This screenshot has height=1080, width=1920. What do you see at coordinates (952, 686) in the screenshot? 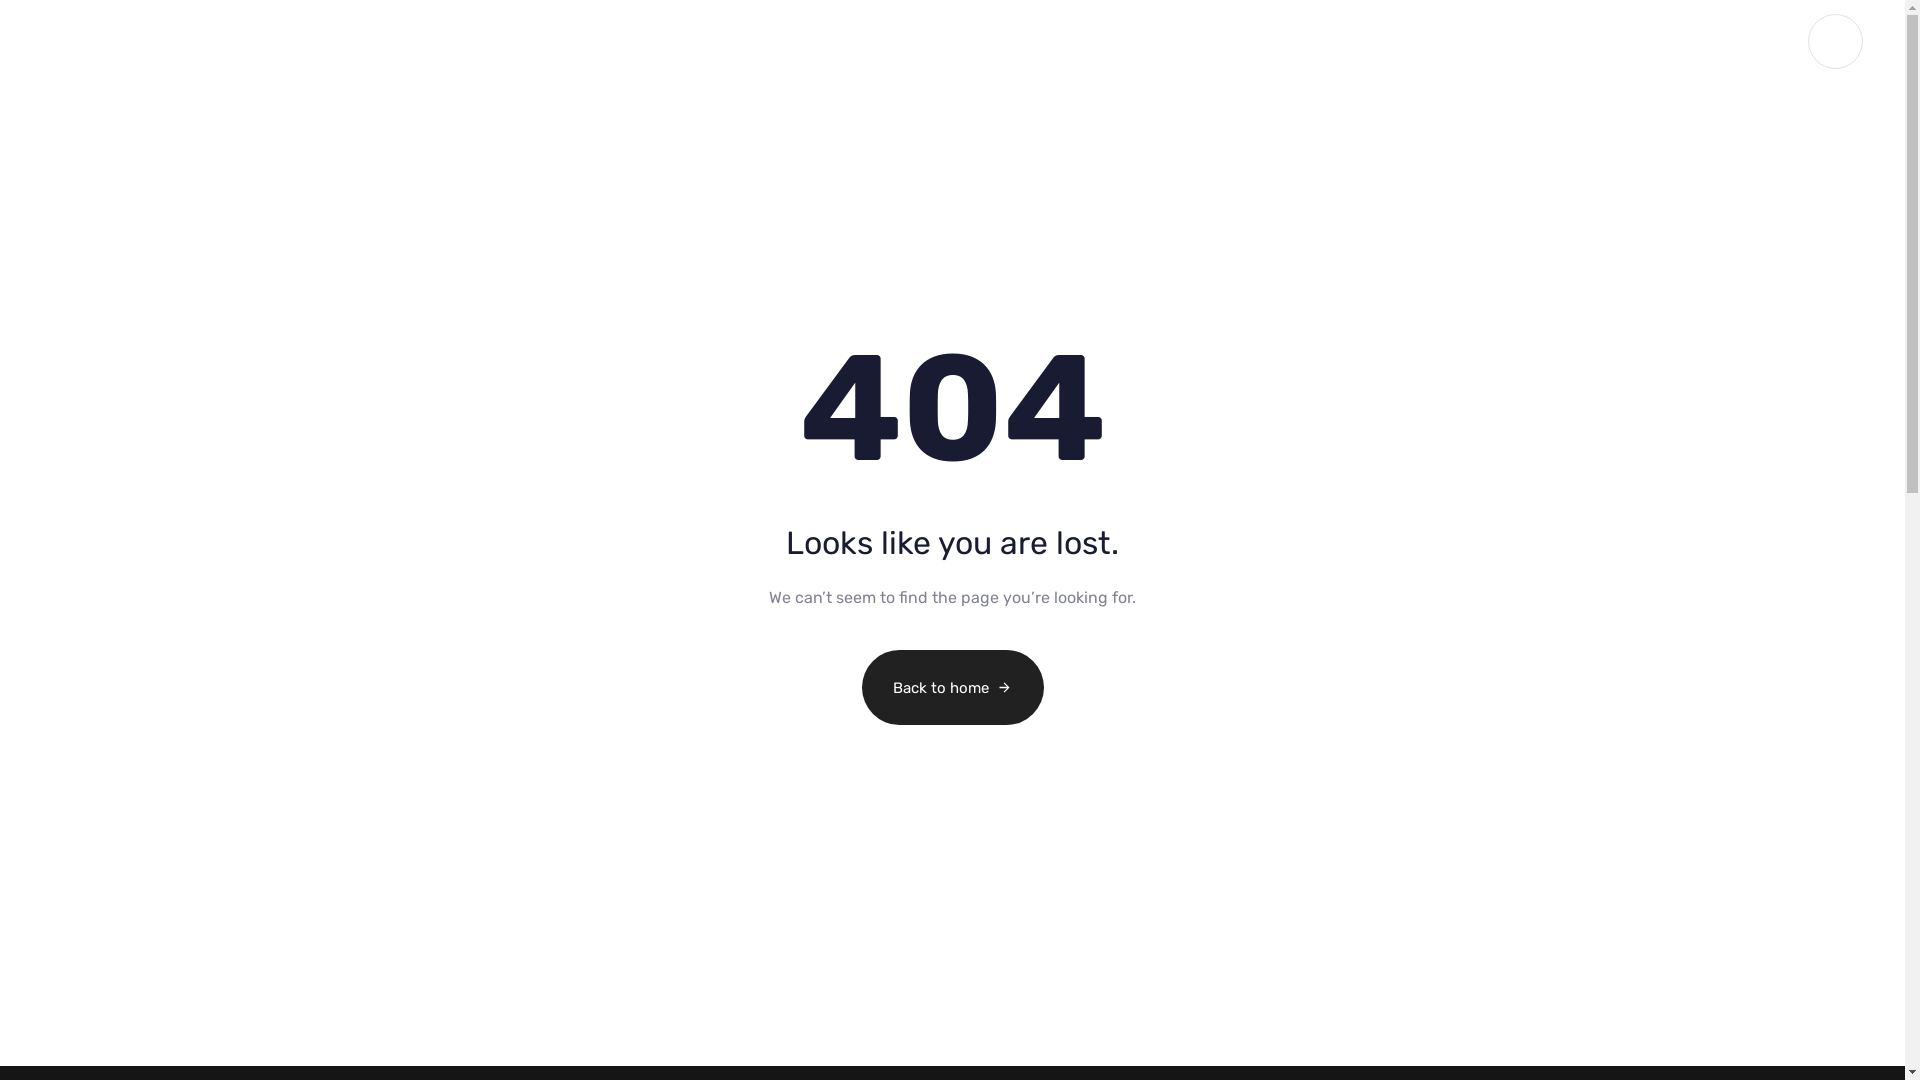
I see `'Back to home'` at bounding box center [952, 686].